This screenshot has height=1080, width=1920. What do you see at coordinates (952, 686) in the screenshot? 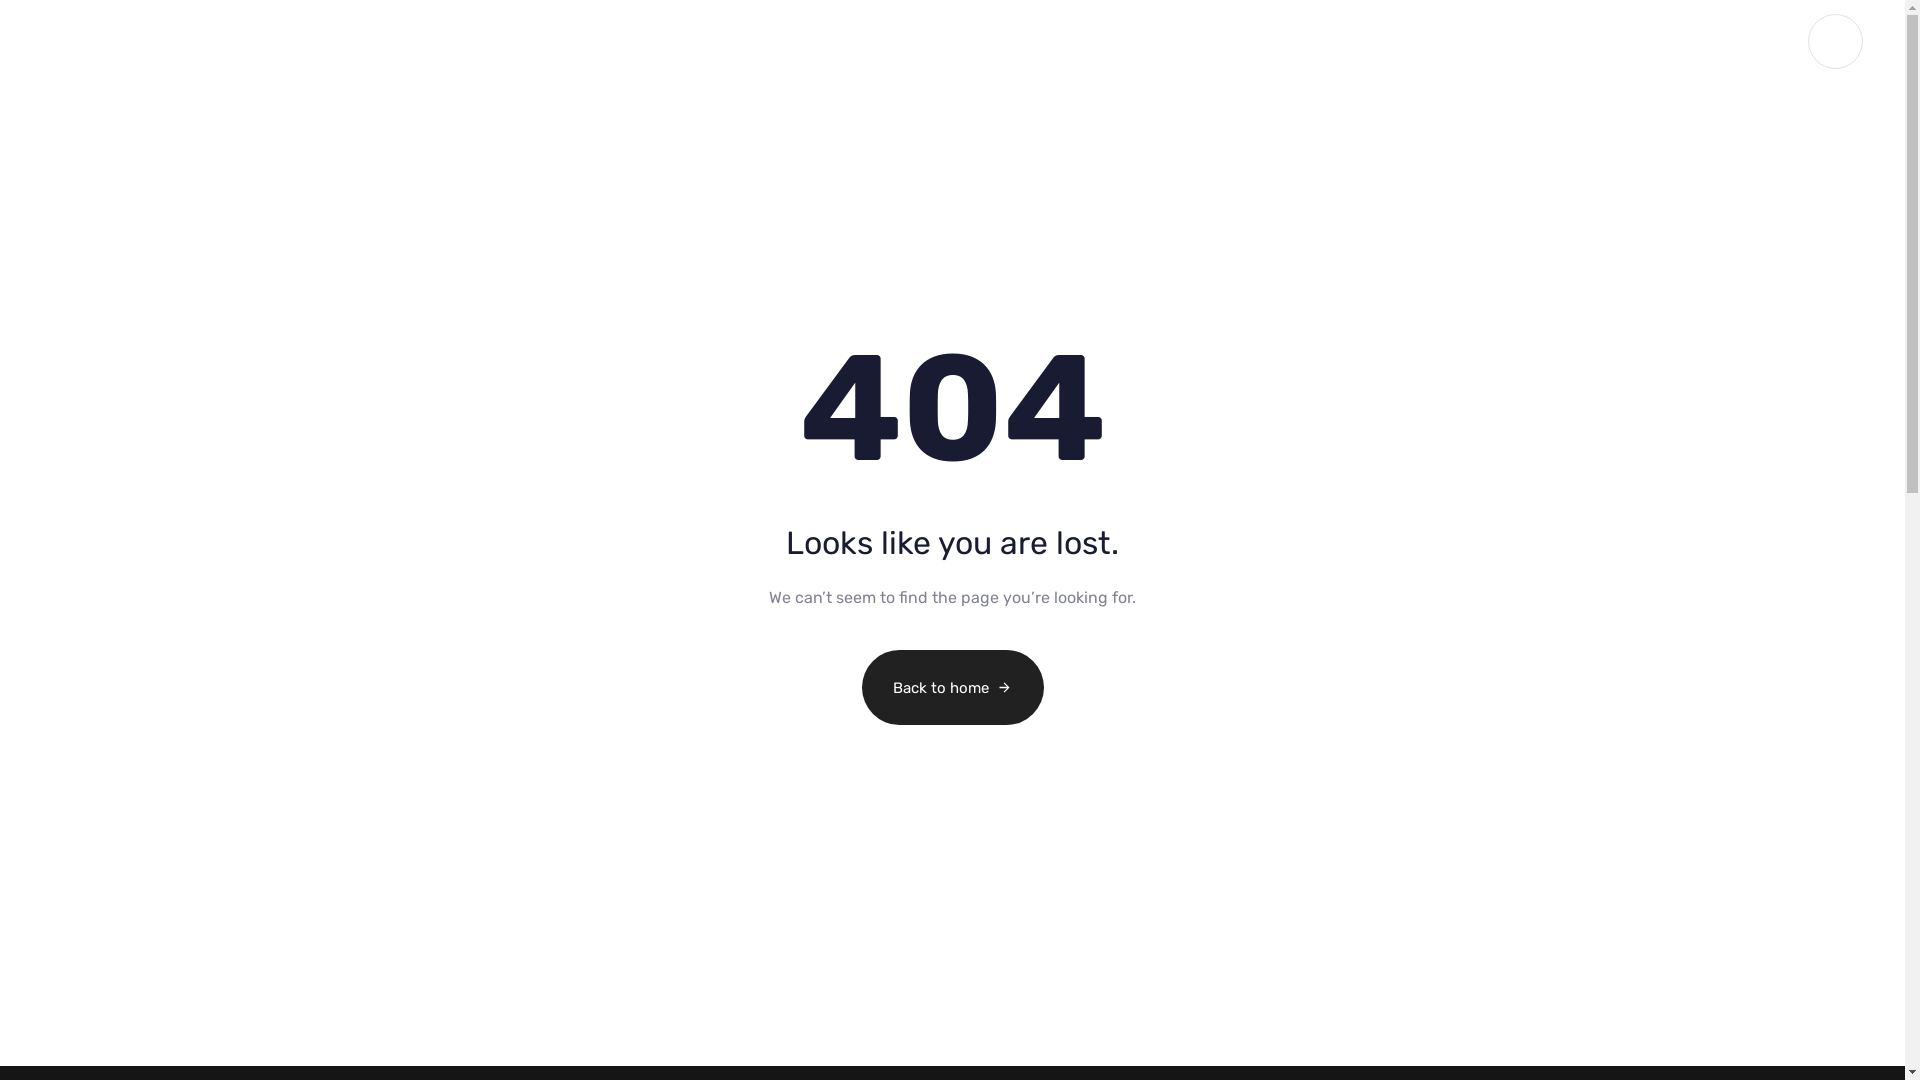
I see `'Back to home'` at bounding box center [952, 686].